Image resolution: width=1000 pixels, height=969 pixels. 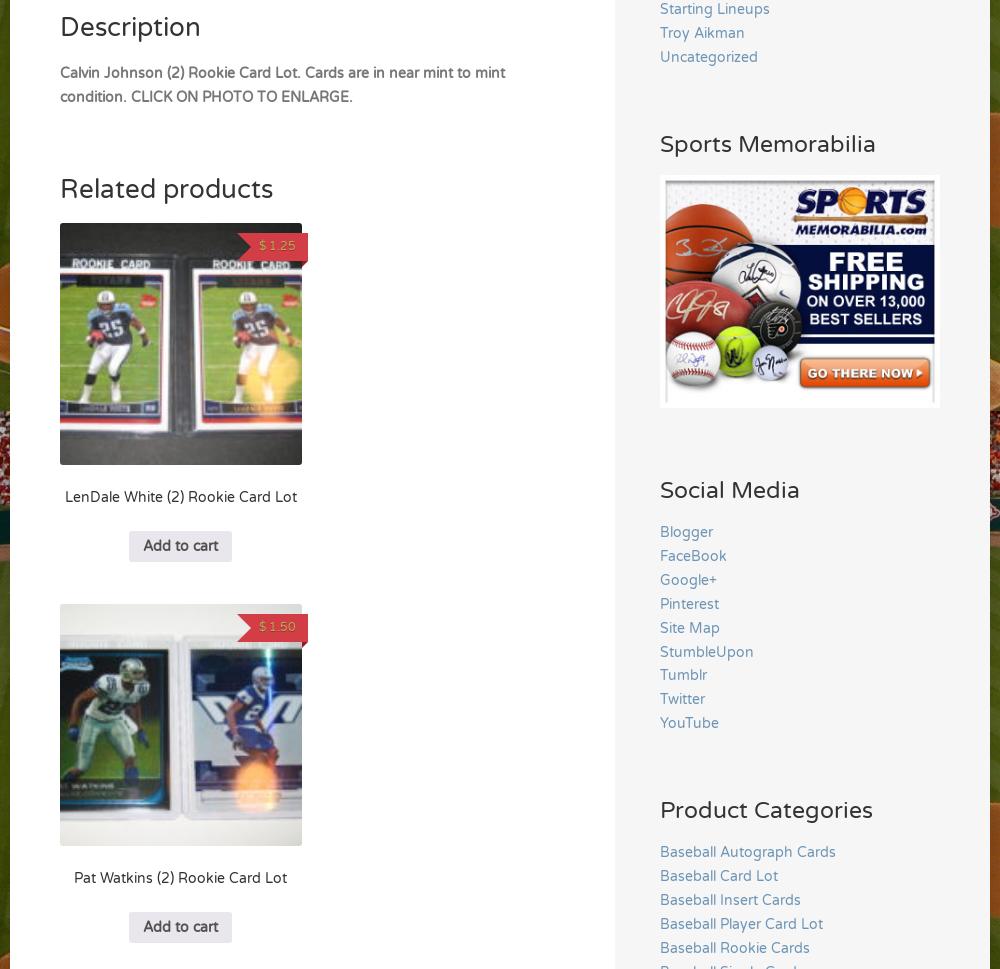 What do you see at coordinates (166, 188) in the screenshot?
I see `'Related products'` at bounding box center [166, 188].